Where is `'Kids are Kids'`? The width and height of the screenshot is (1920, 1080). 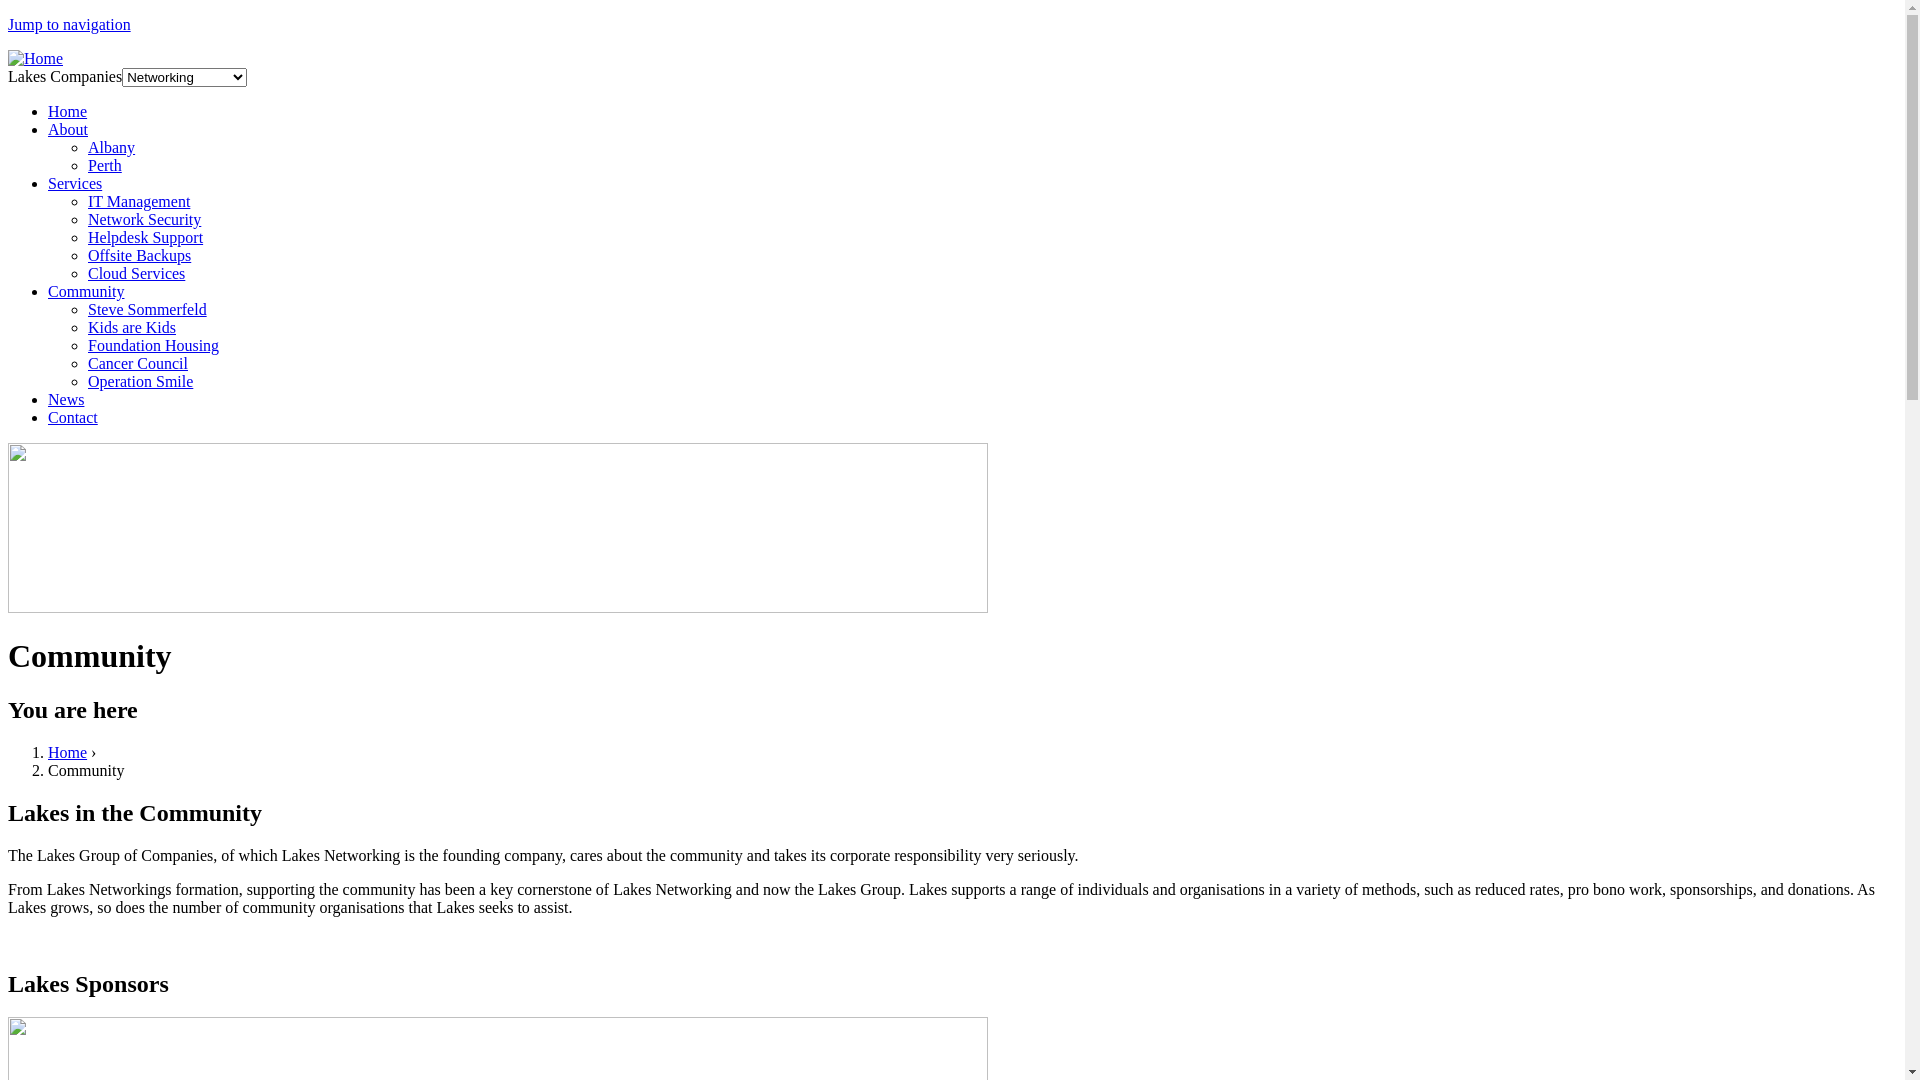 'Kids are Kids' is located at coordinates (130, 326).